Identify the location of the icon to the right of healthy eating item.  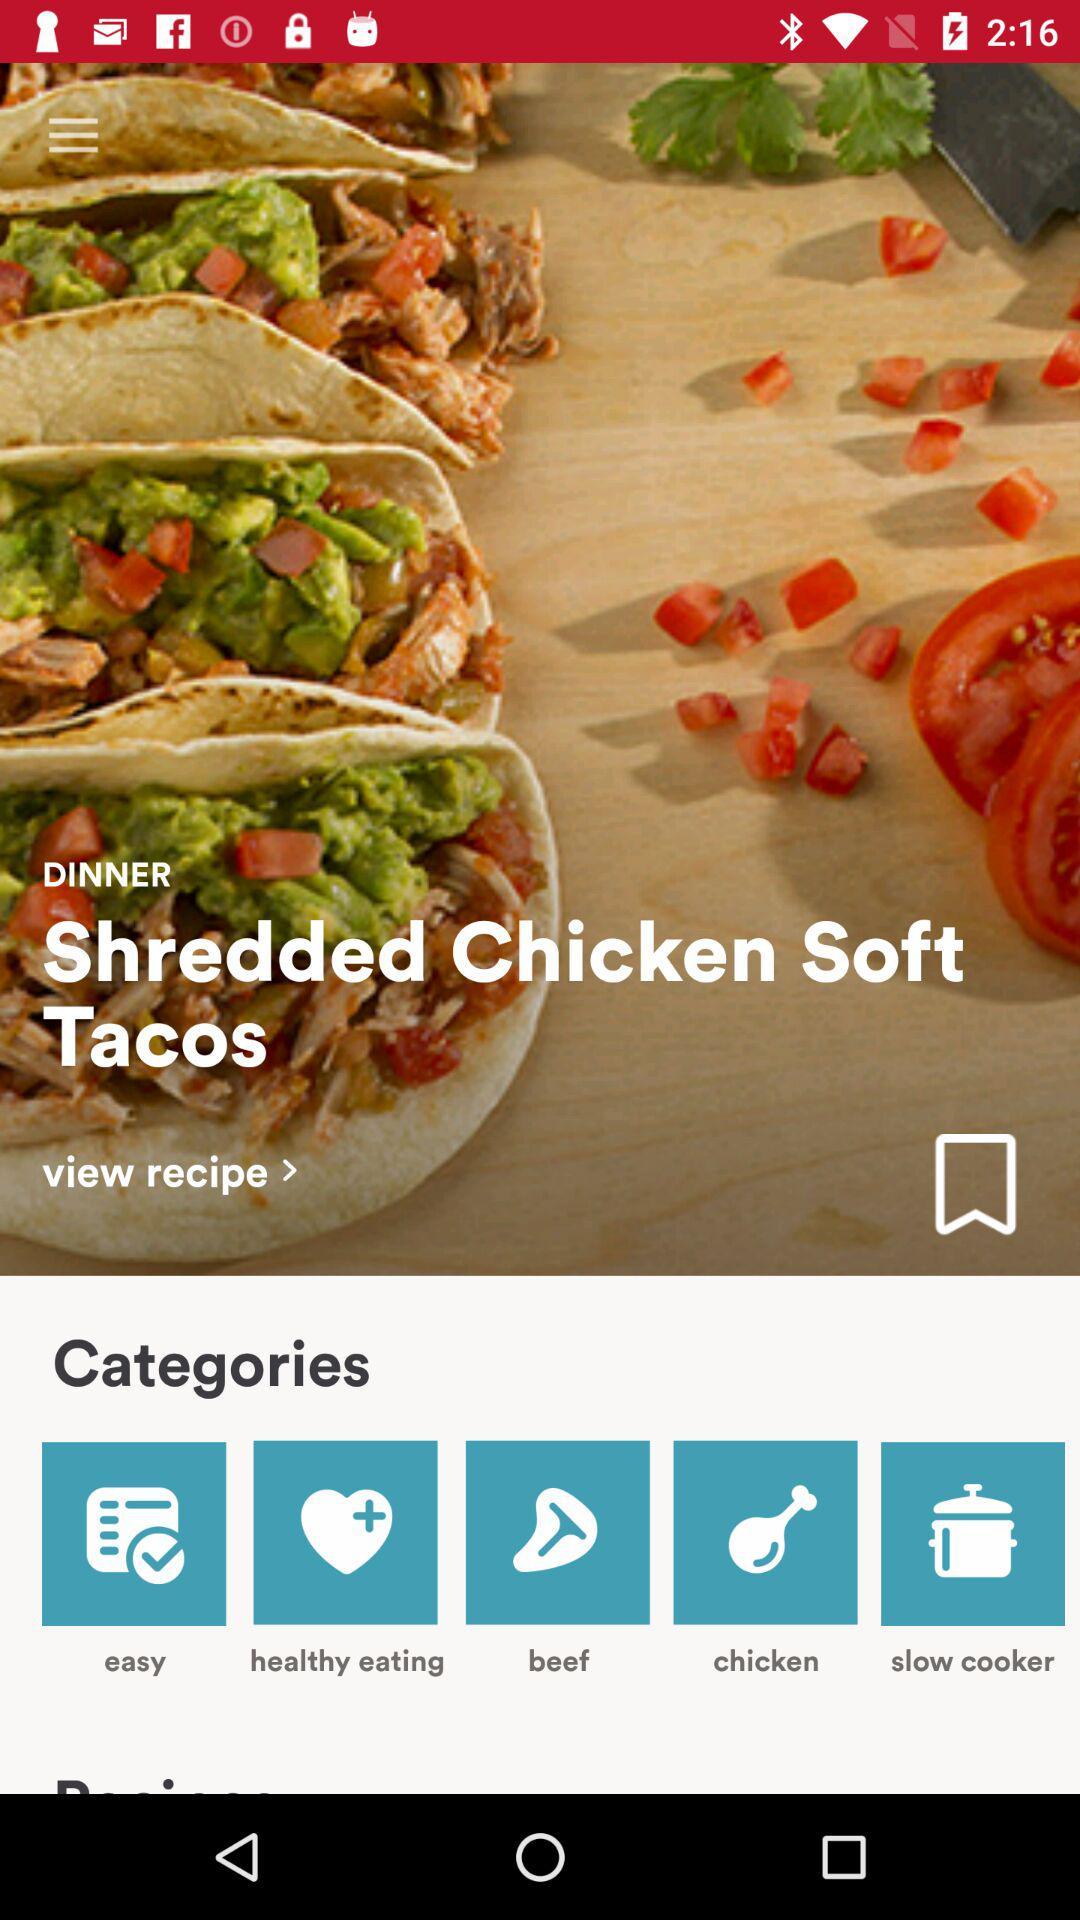
(559, 1557).